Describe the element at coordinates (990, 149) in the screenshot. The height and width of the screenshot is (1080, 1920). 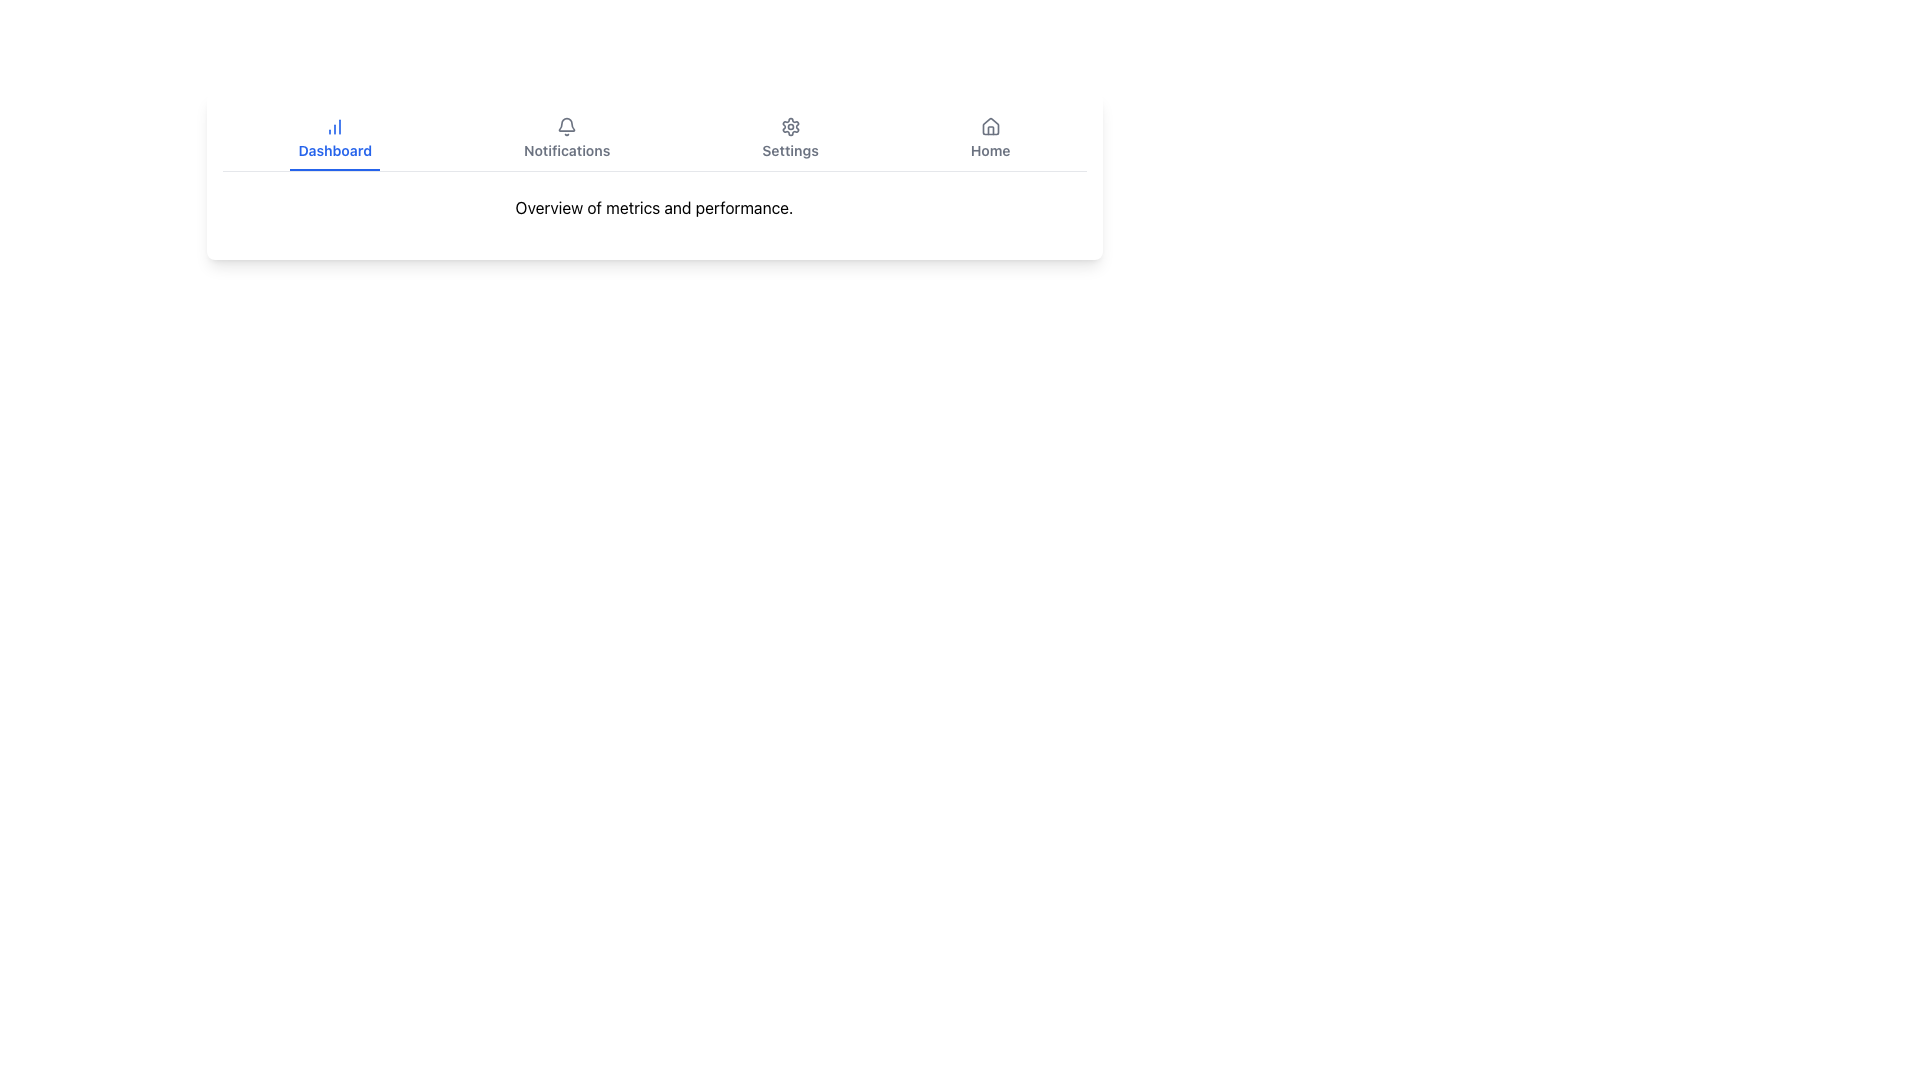
I see `the 'Home' text label in the navigation bar, which is bold and the last item among navigation options` at that location.